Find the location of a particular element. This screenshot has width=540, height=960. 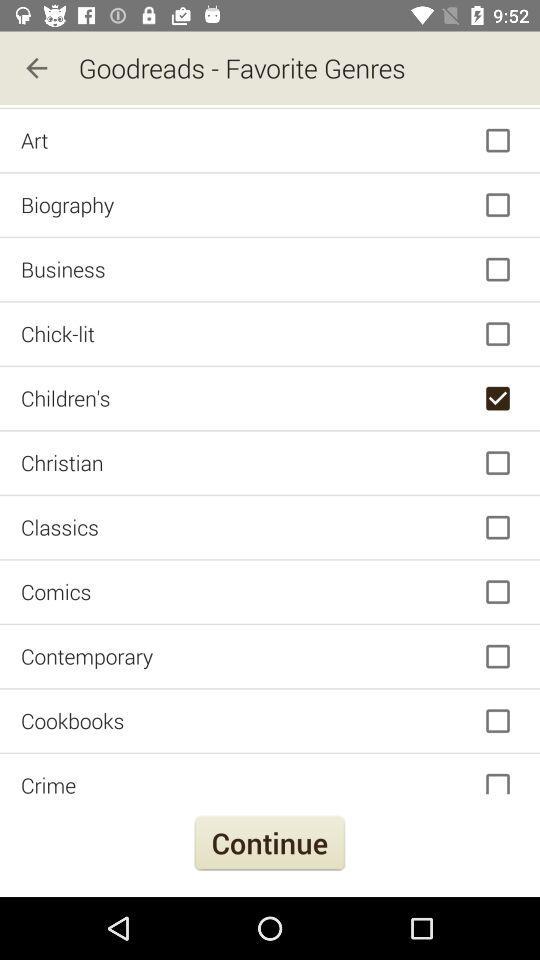

icon above the chick-lit icon is located at coordinates (270, 268).